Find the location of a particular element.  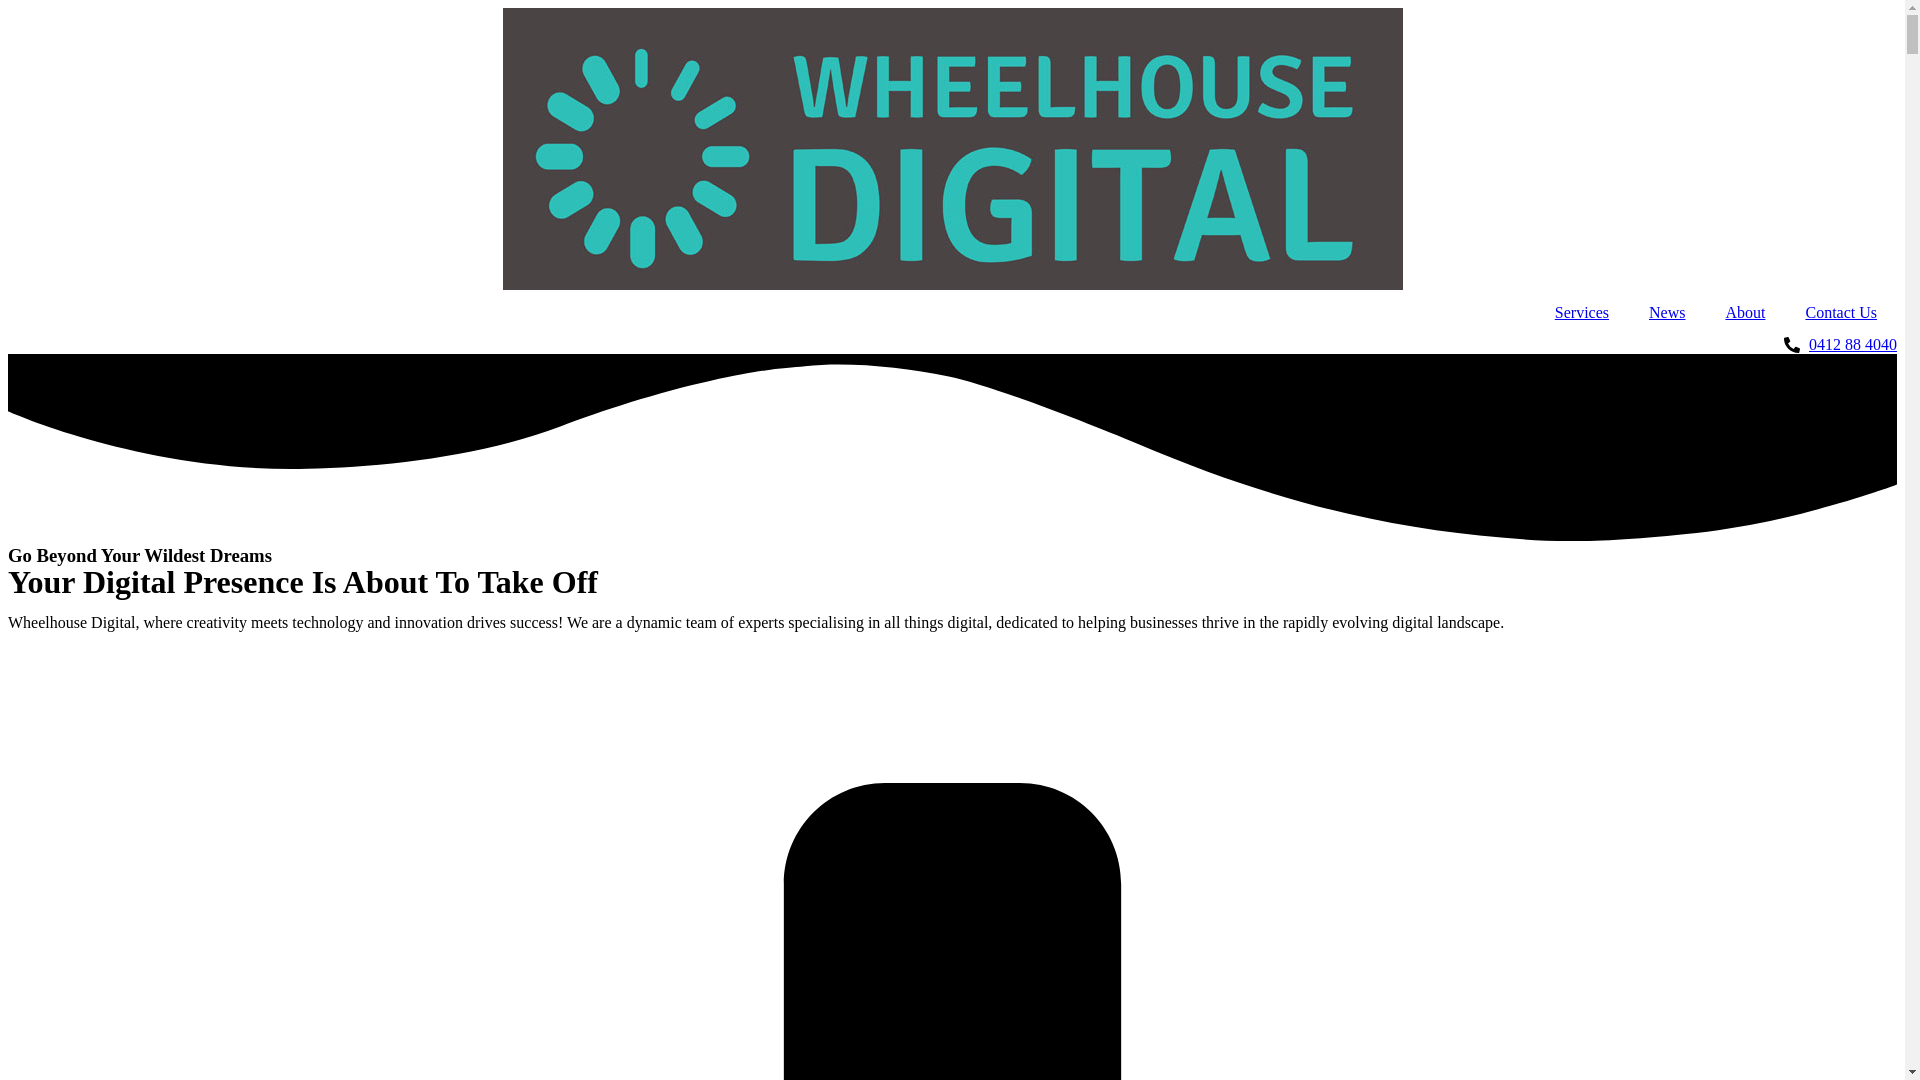

'News' is located at coordinates (1666, 312).